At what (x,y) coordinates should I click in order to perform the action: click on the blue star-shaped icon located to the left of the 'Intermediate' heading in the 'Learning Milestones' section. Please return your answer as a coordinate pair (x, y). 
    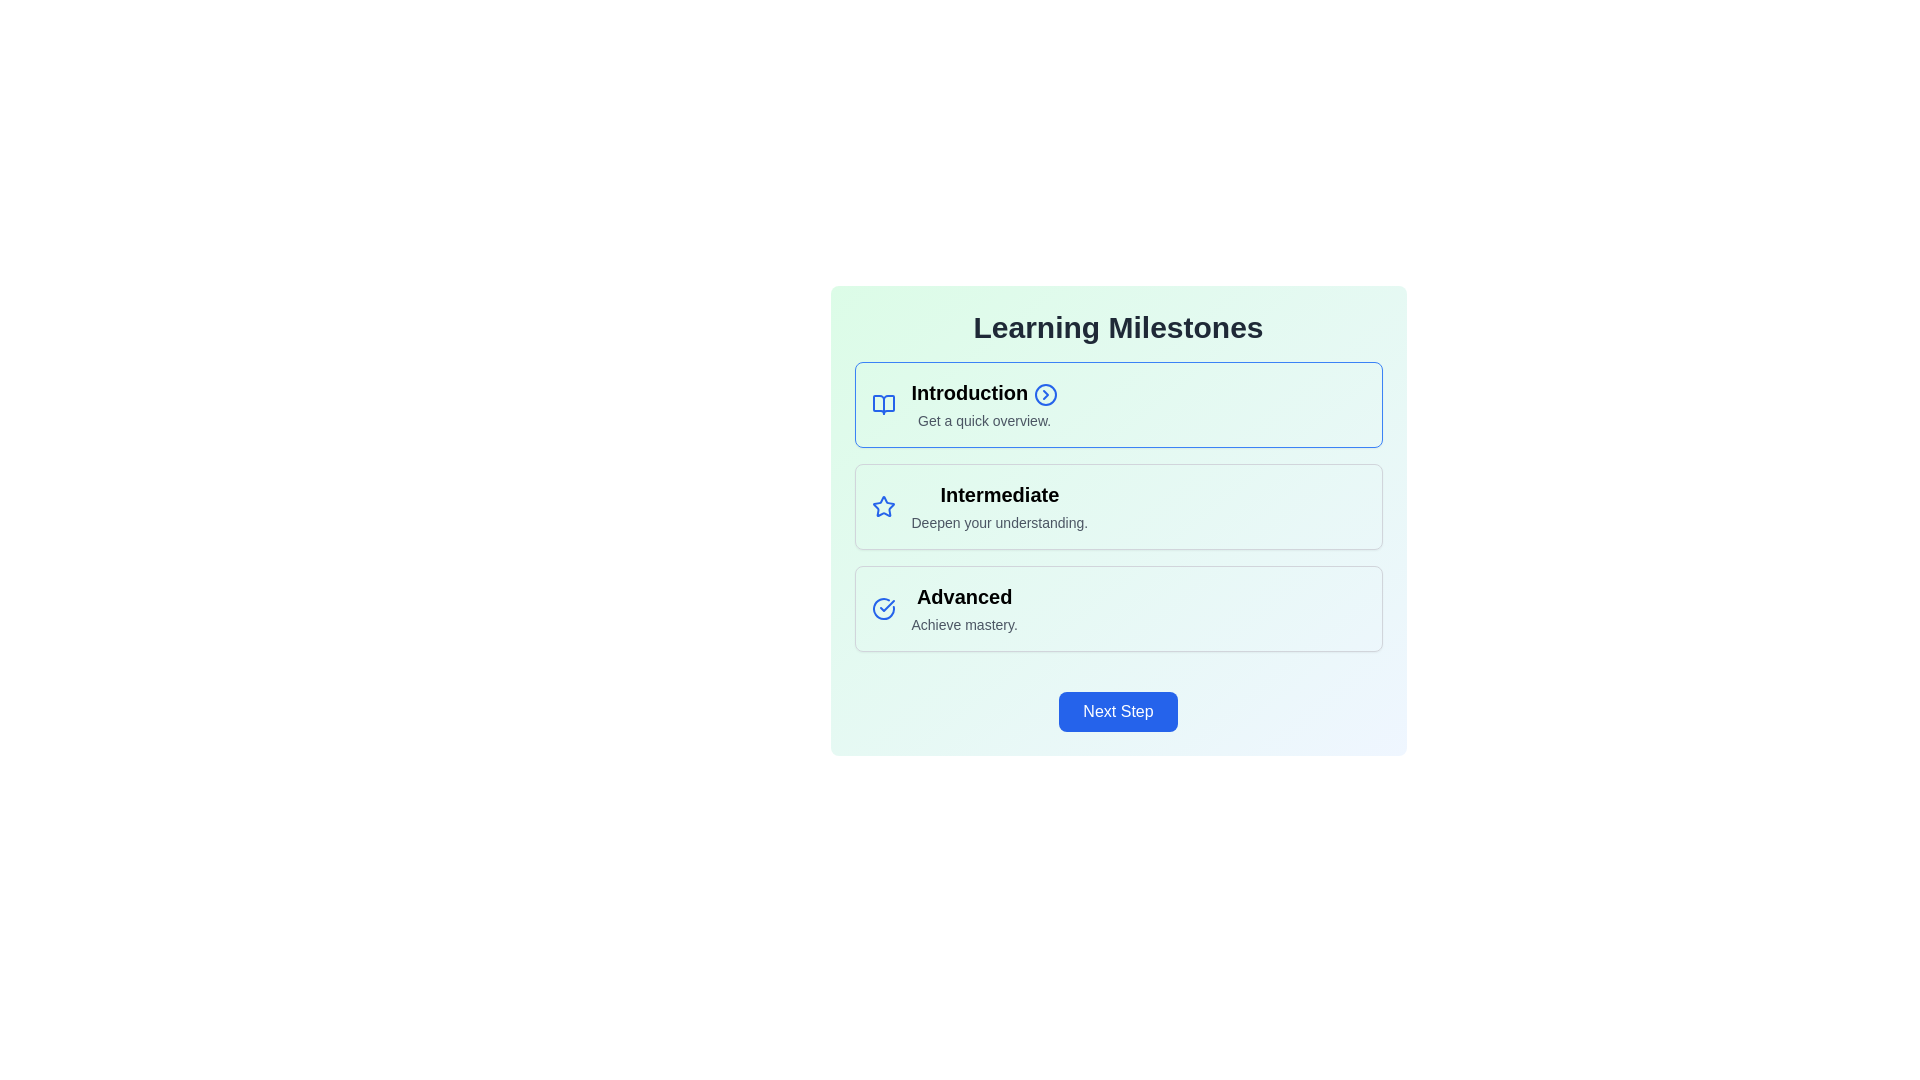
    Looking at the image, I should click on (882, 505).